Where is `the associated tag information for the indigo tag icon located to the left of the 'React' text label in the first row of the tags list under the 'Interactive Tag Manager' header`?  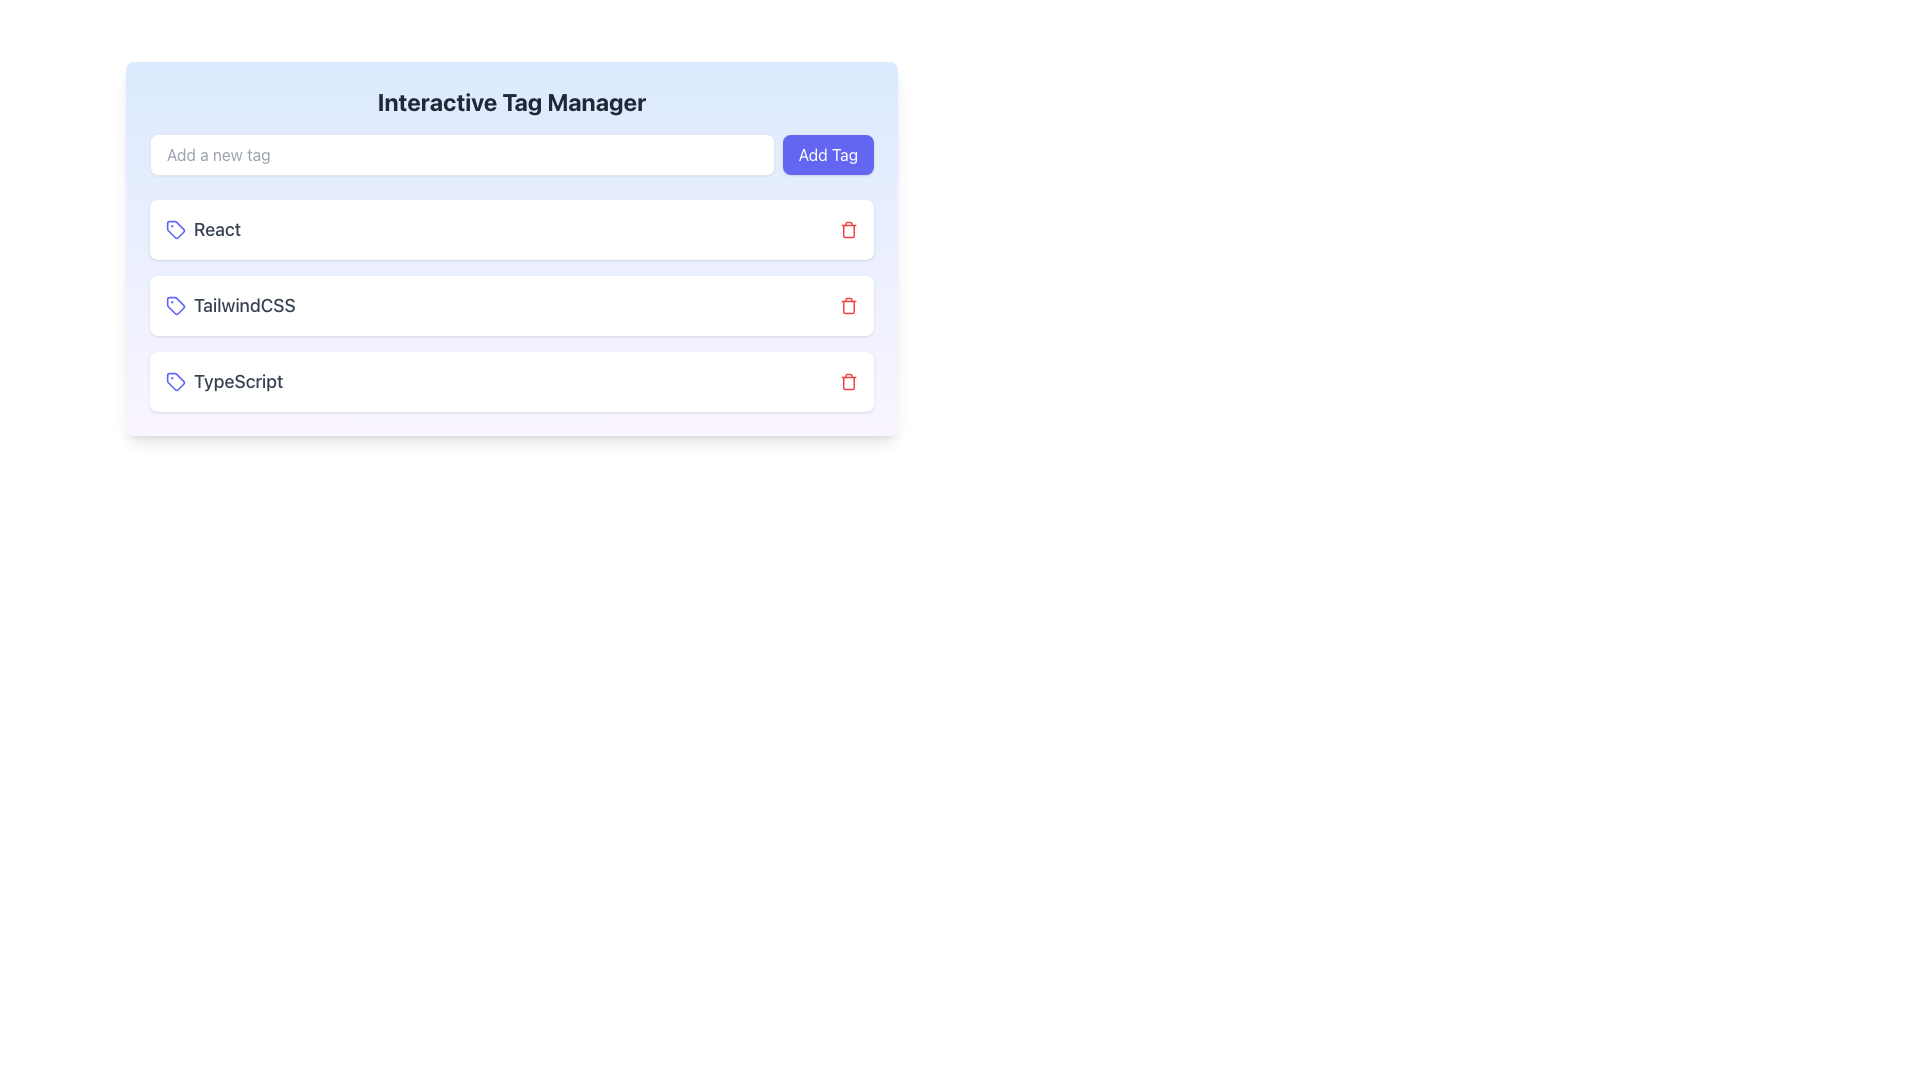 the associated tag information for the indigo tag icon located to the left of the 'React' text label in the first row of the tags list under the 'Interactive Tag Manager' header is located at coordinates (176, 229).